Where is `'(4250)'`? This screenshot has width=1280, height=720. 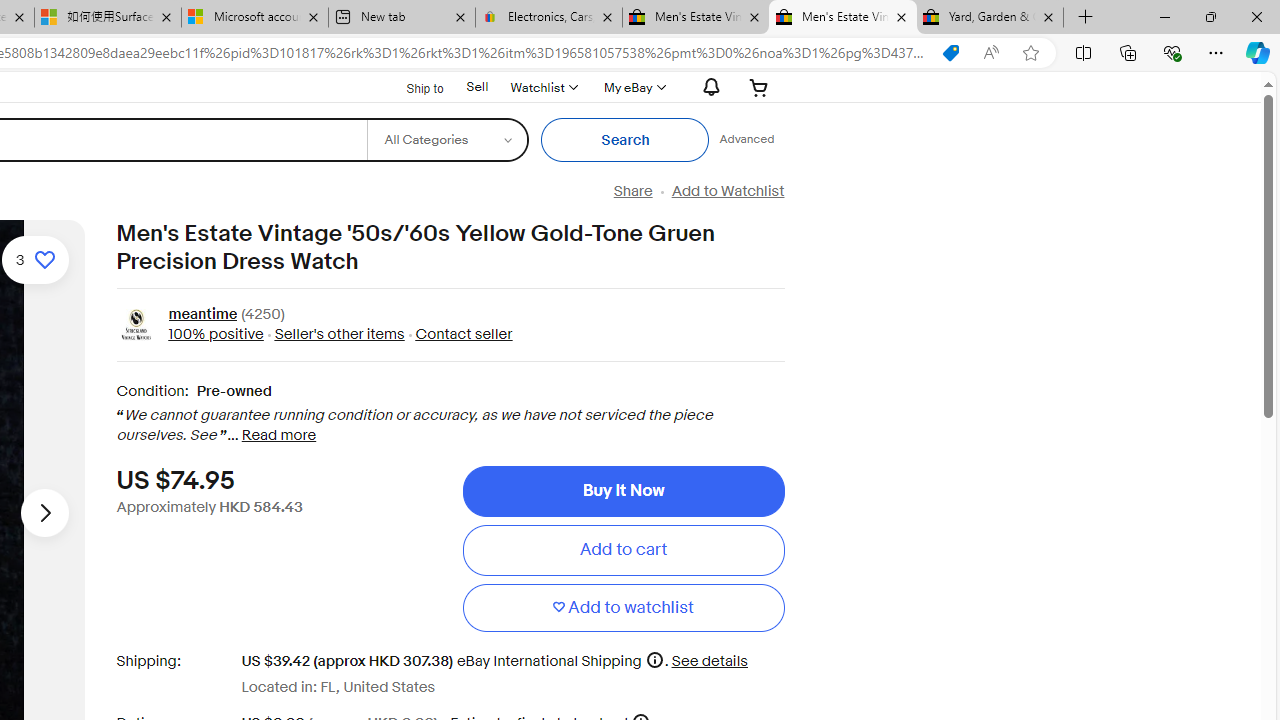
'(4250)' is located at coordinates (262, 315).